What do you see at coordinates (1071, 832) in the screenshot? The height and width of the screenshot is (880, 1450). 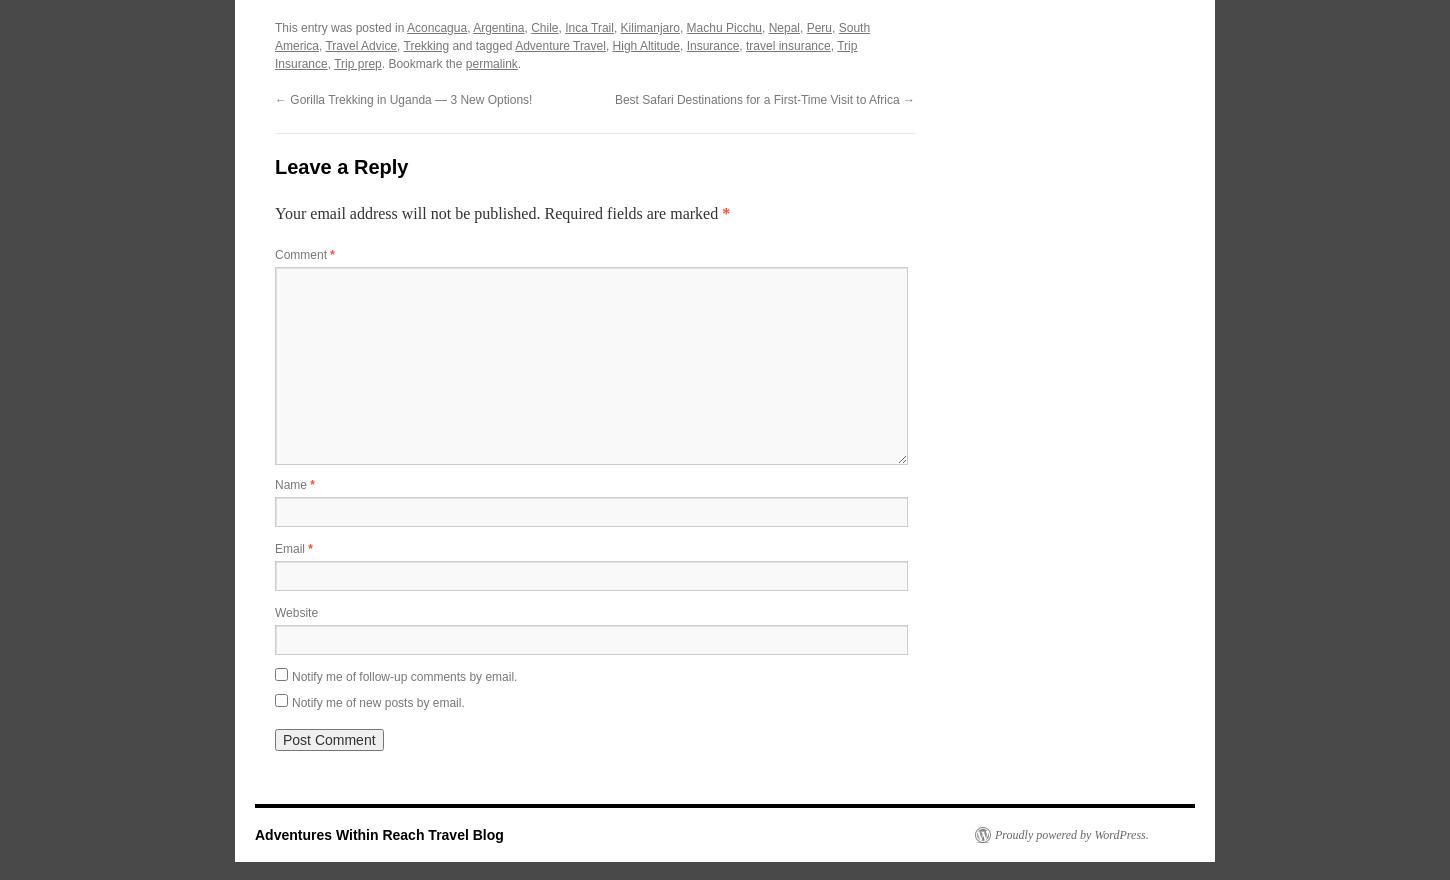 I see `'Proudly powered by WordPress.'` at bounding box center [1071, 832].